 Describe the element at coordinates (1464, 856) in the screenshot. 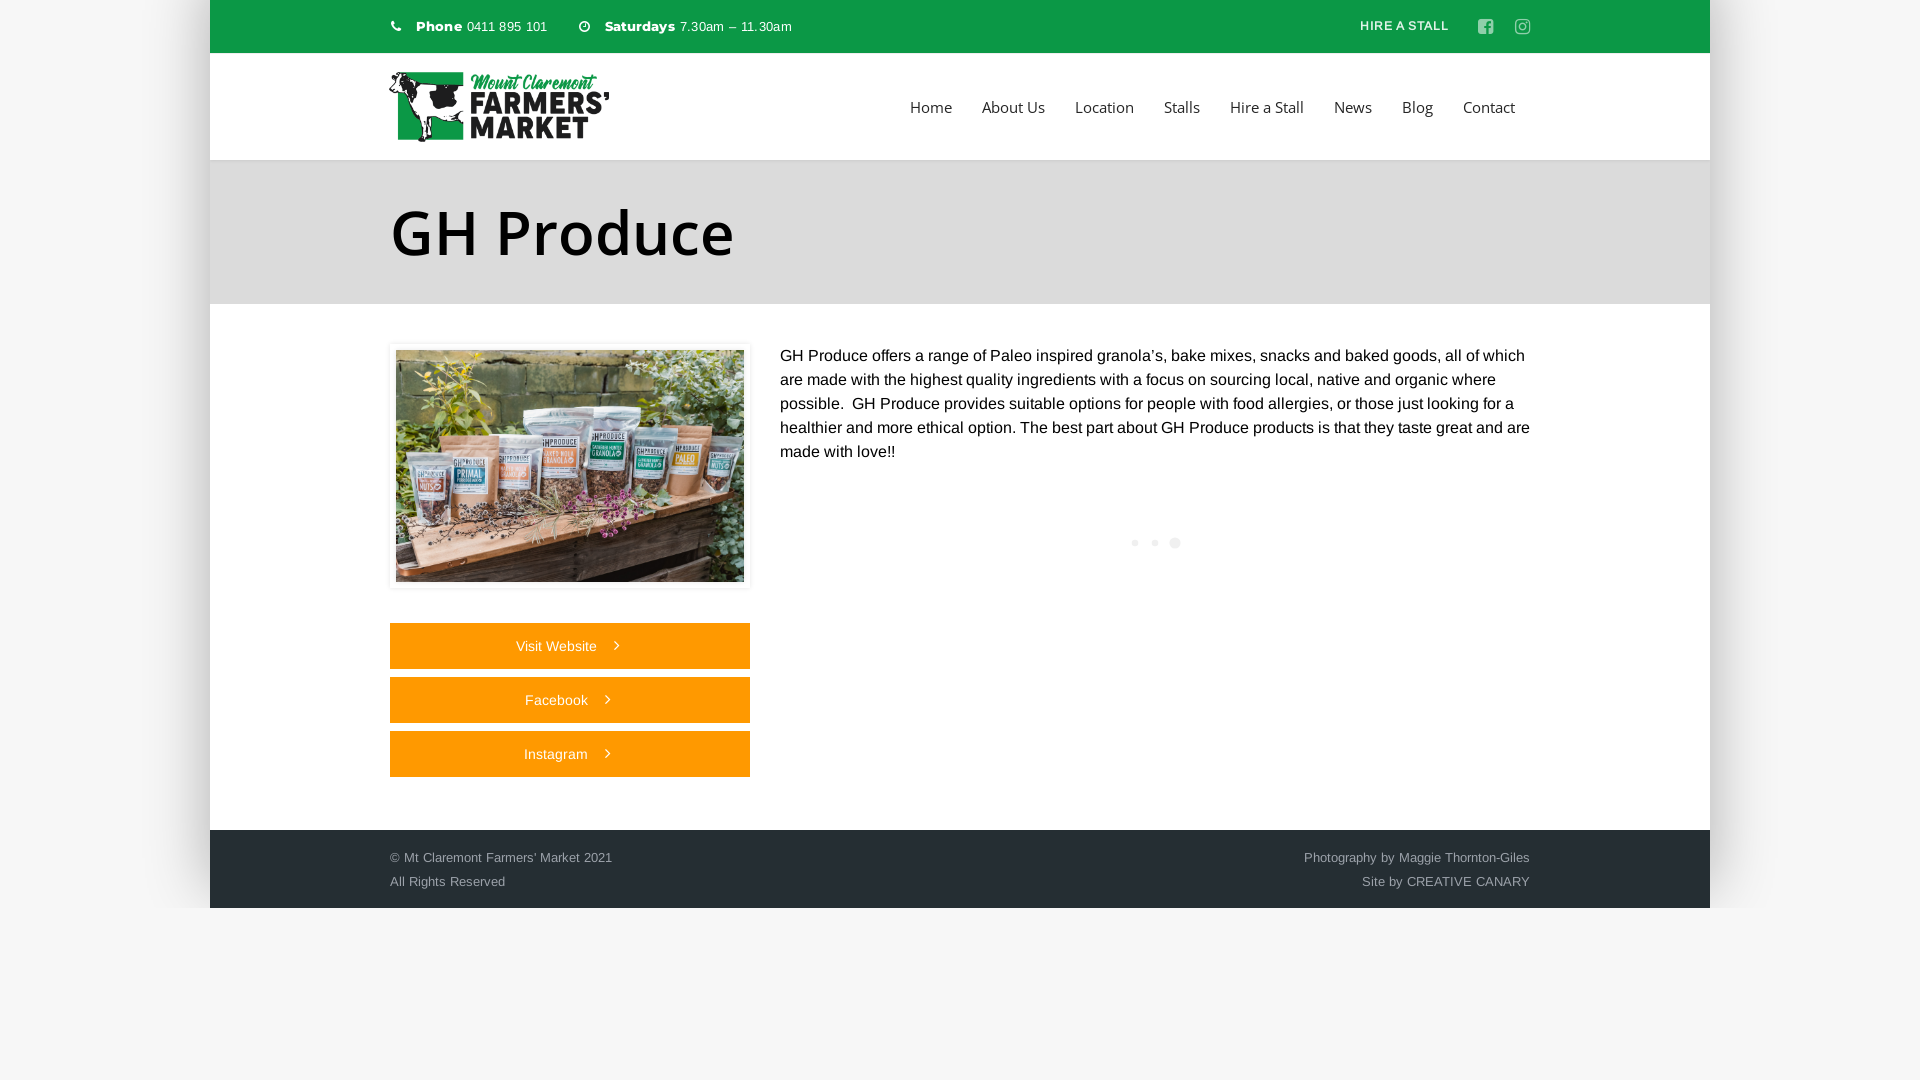

I see `'Maggie Thornton-Giles'` at that location.